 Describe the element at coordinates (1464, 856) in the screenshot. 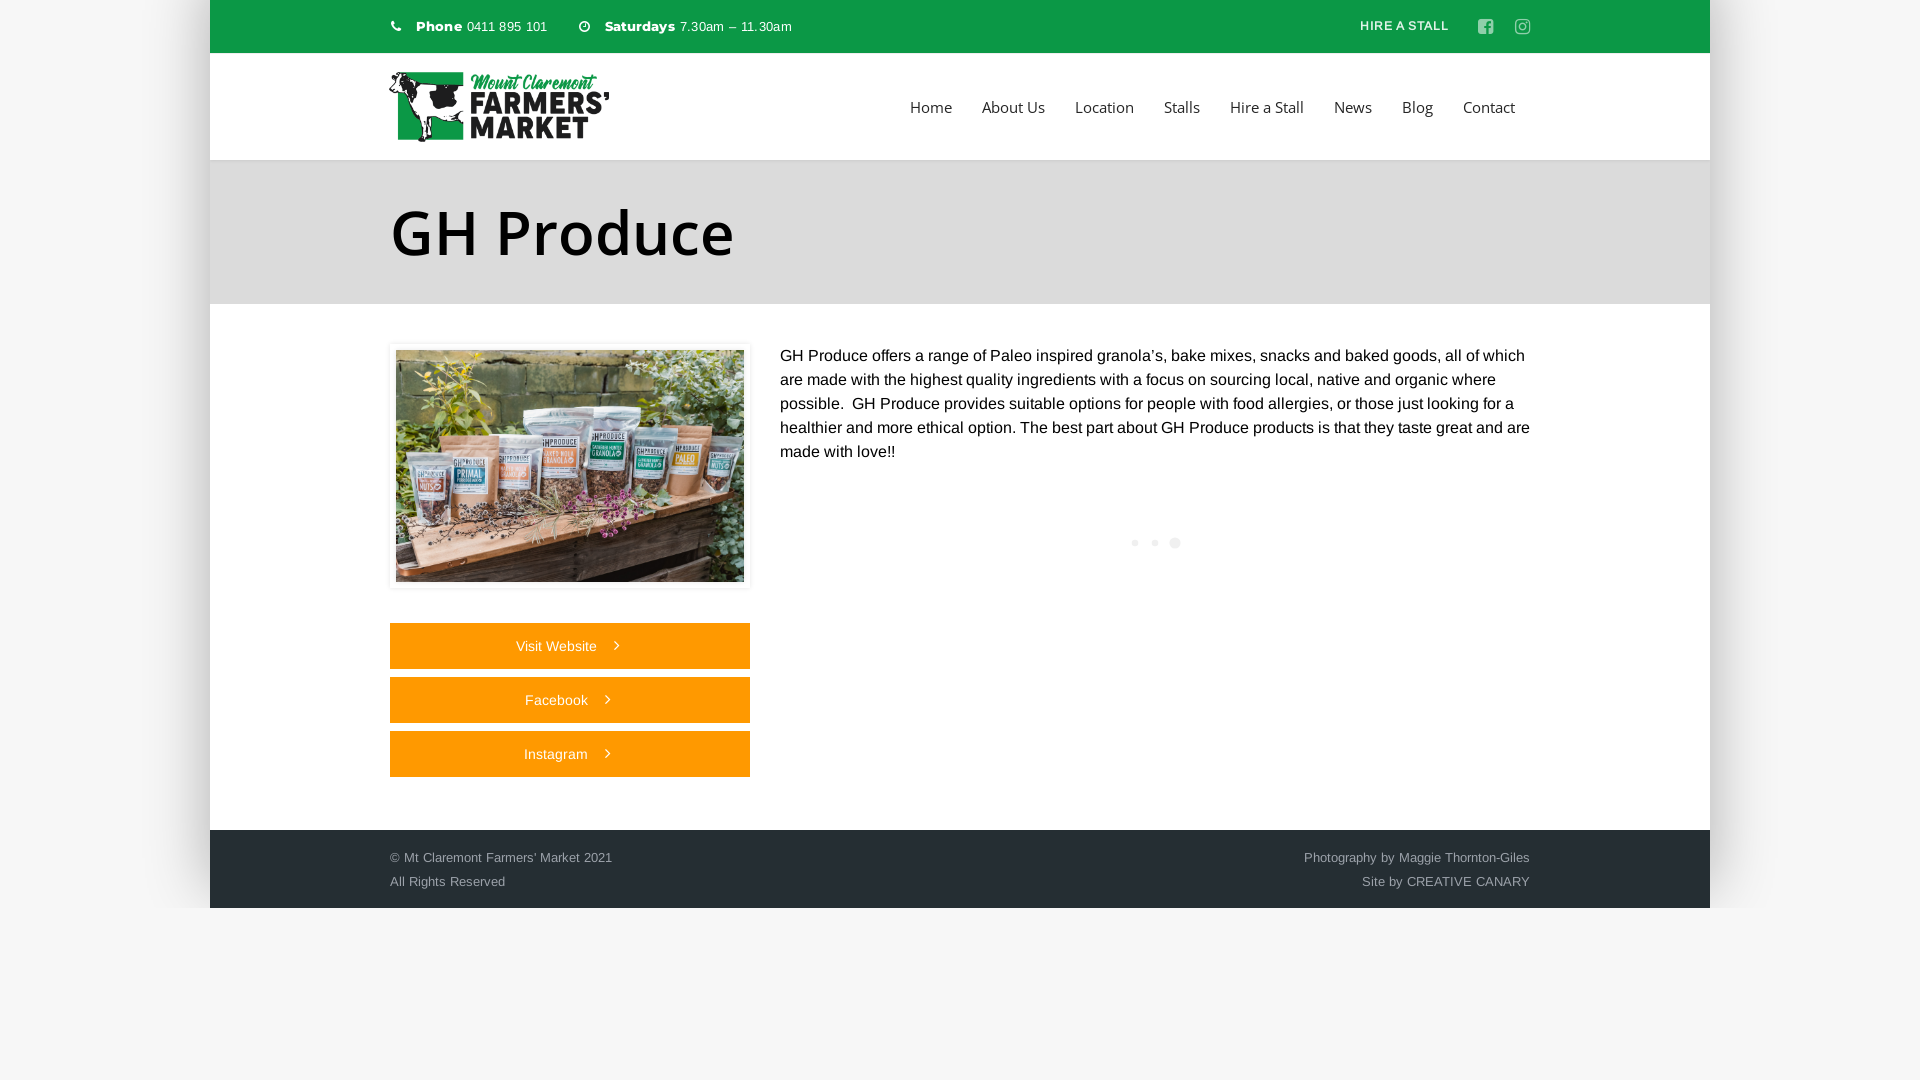

I see `'Maggie Thornton-Giles'` at that location.